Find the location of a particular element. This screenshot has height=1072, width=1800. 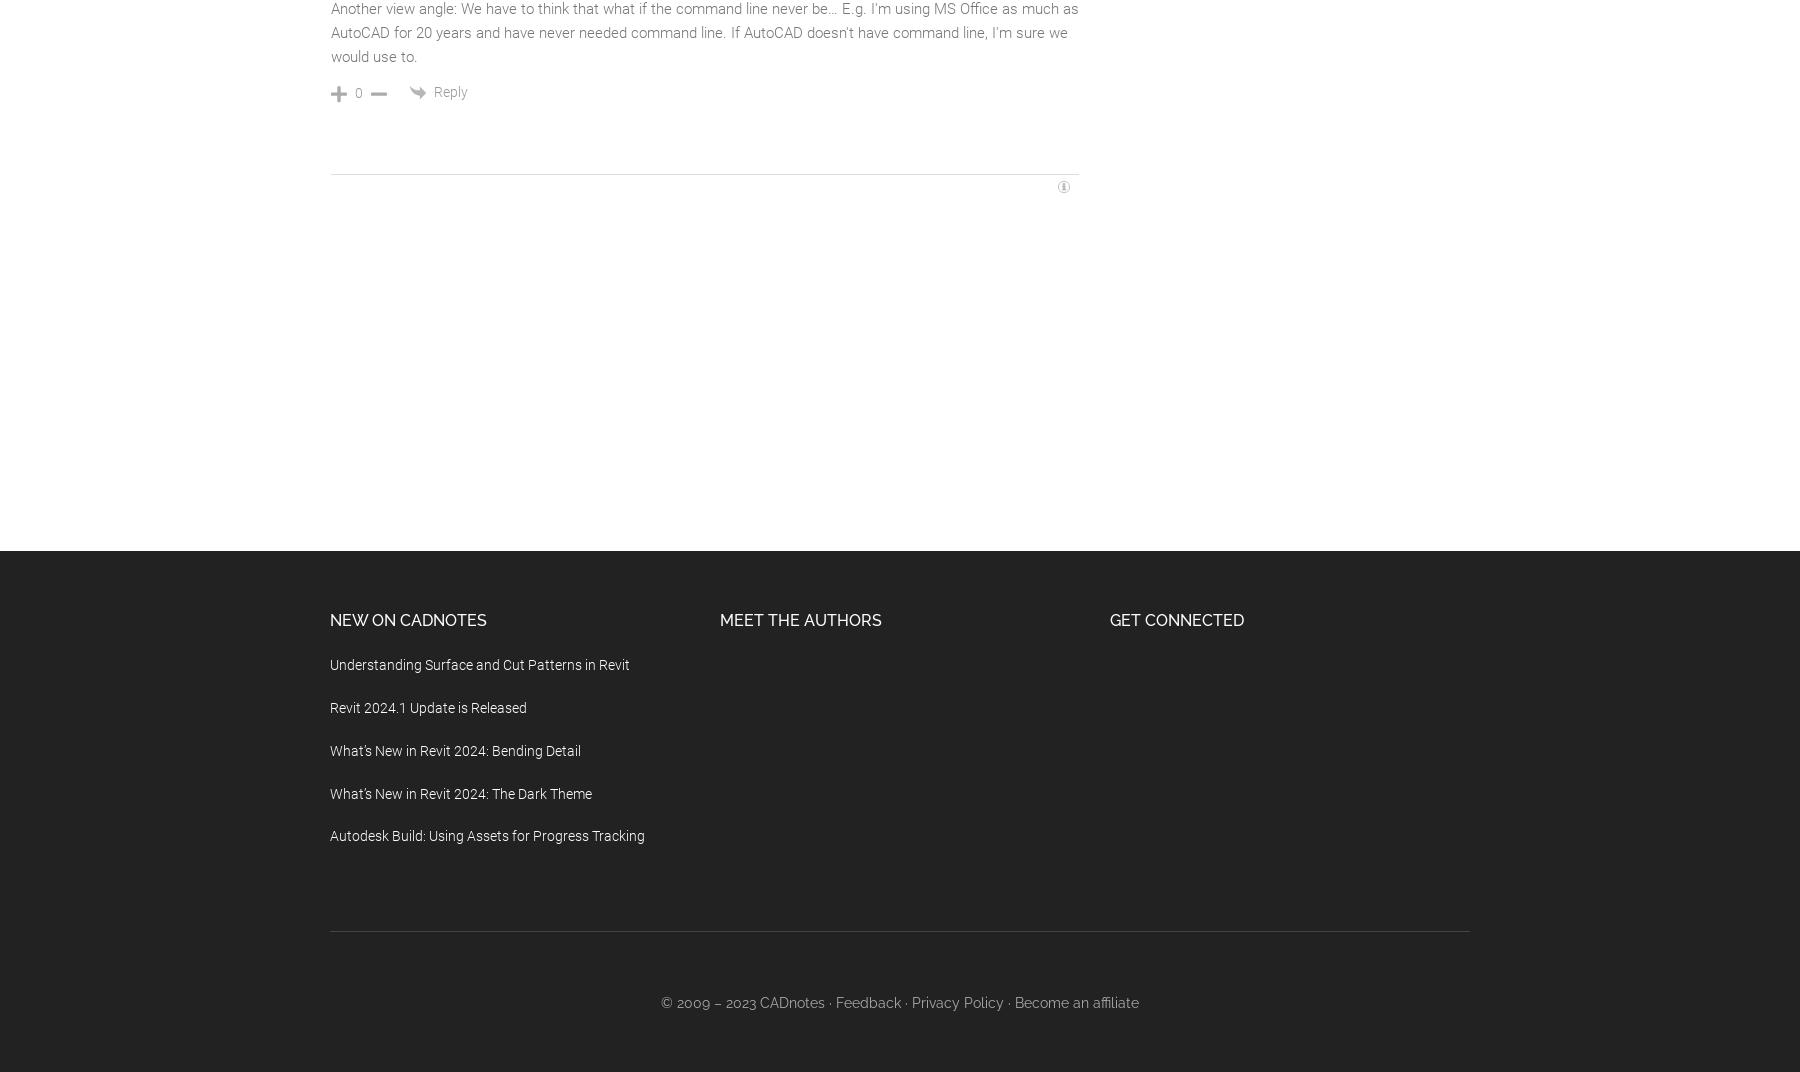

'What’s New in Revit 2024: The Dark Theme' is located at coordinates (328, 792).